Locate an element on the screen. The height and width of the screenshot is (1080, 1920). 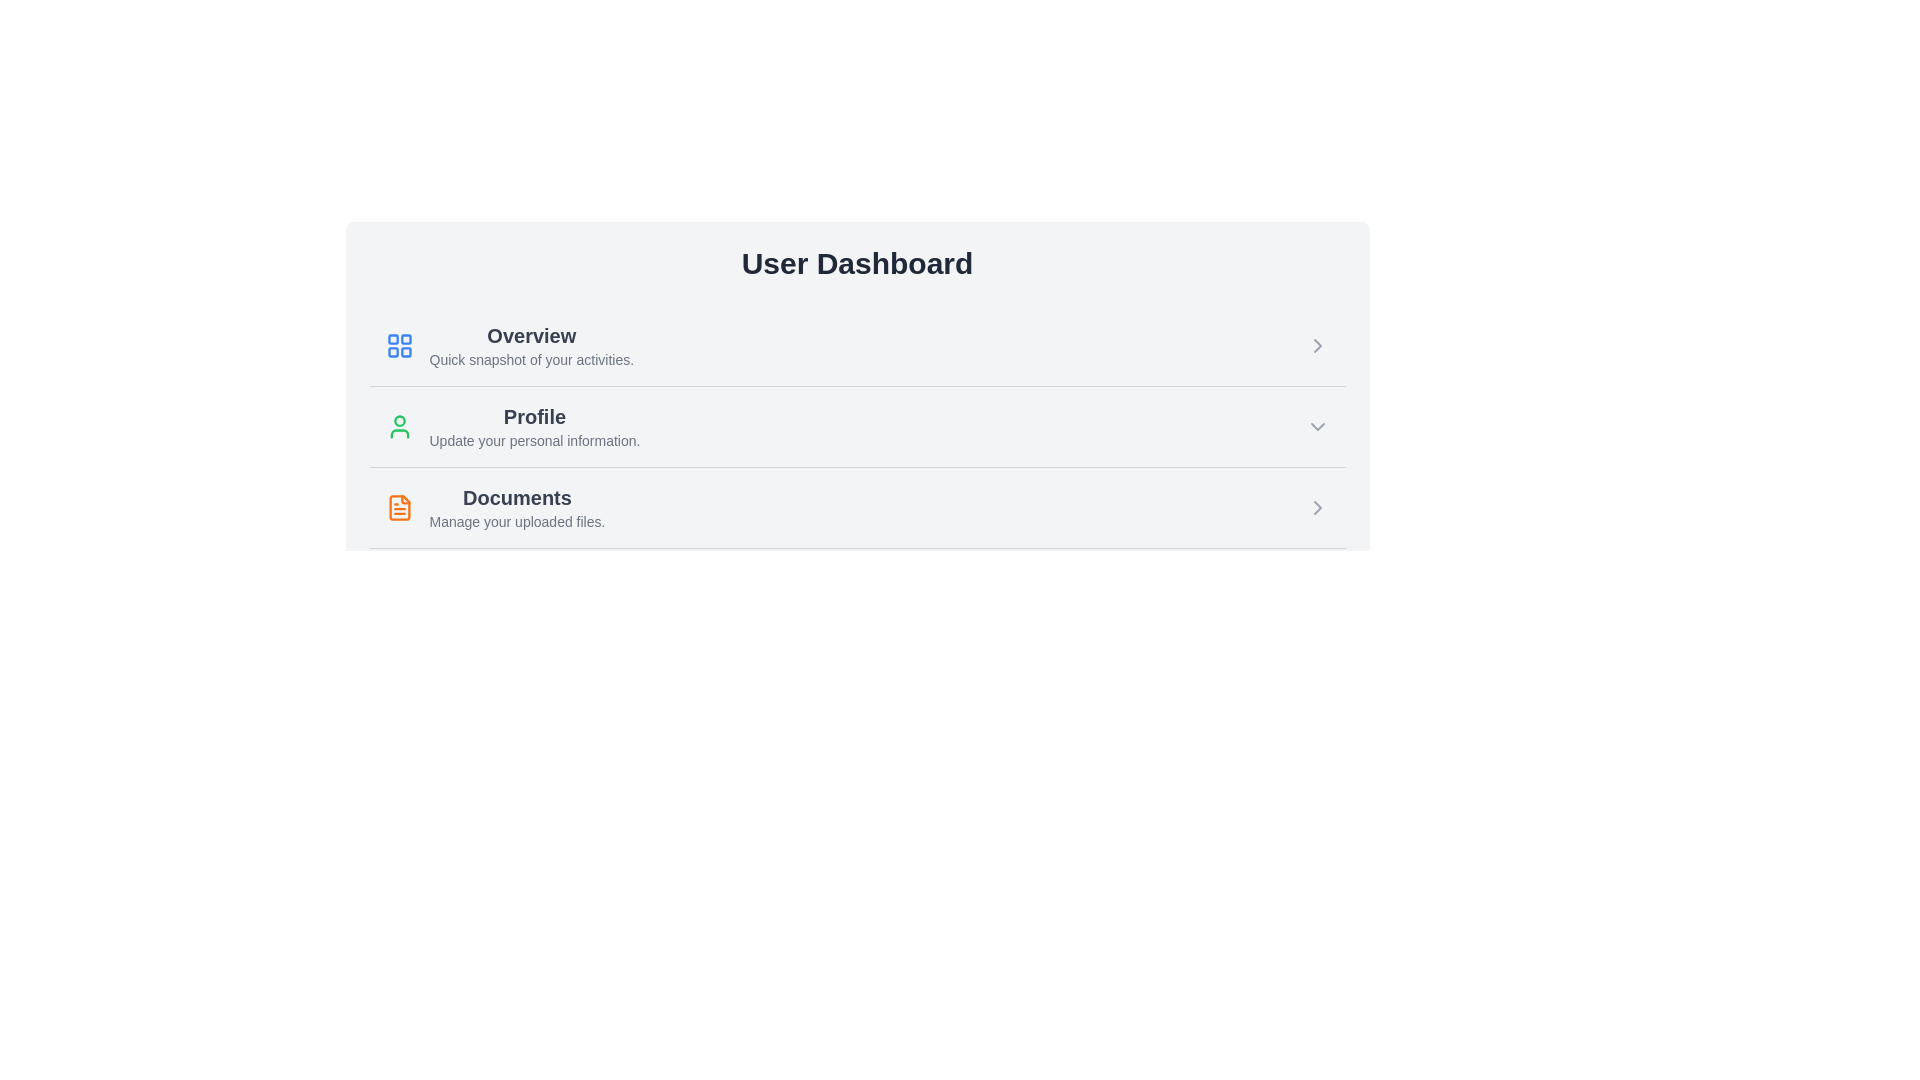
the composite UI component that serves as a button or link is located at coordinates (495, 507).